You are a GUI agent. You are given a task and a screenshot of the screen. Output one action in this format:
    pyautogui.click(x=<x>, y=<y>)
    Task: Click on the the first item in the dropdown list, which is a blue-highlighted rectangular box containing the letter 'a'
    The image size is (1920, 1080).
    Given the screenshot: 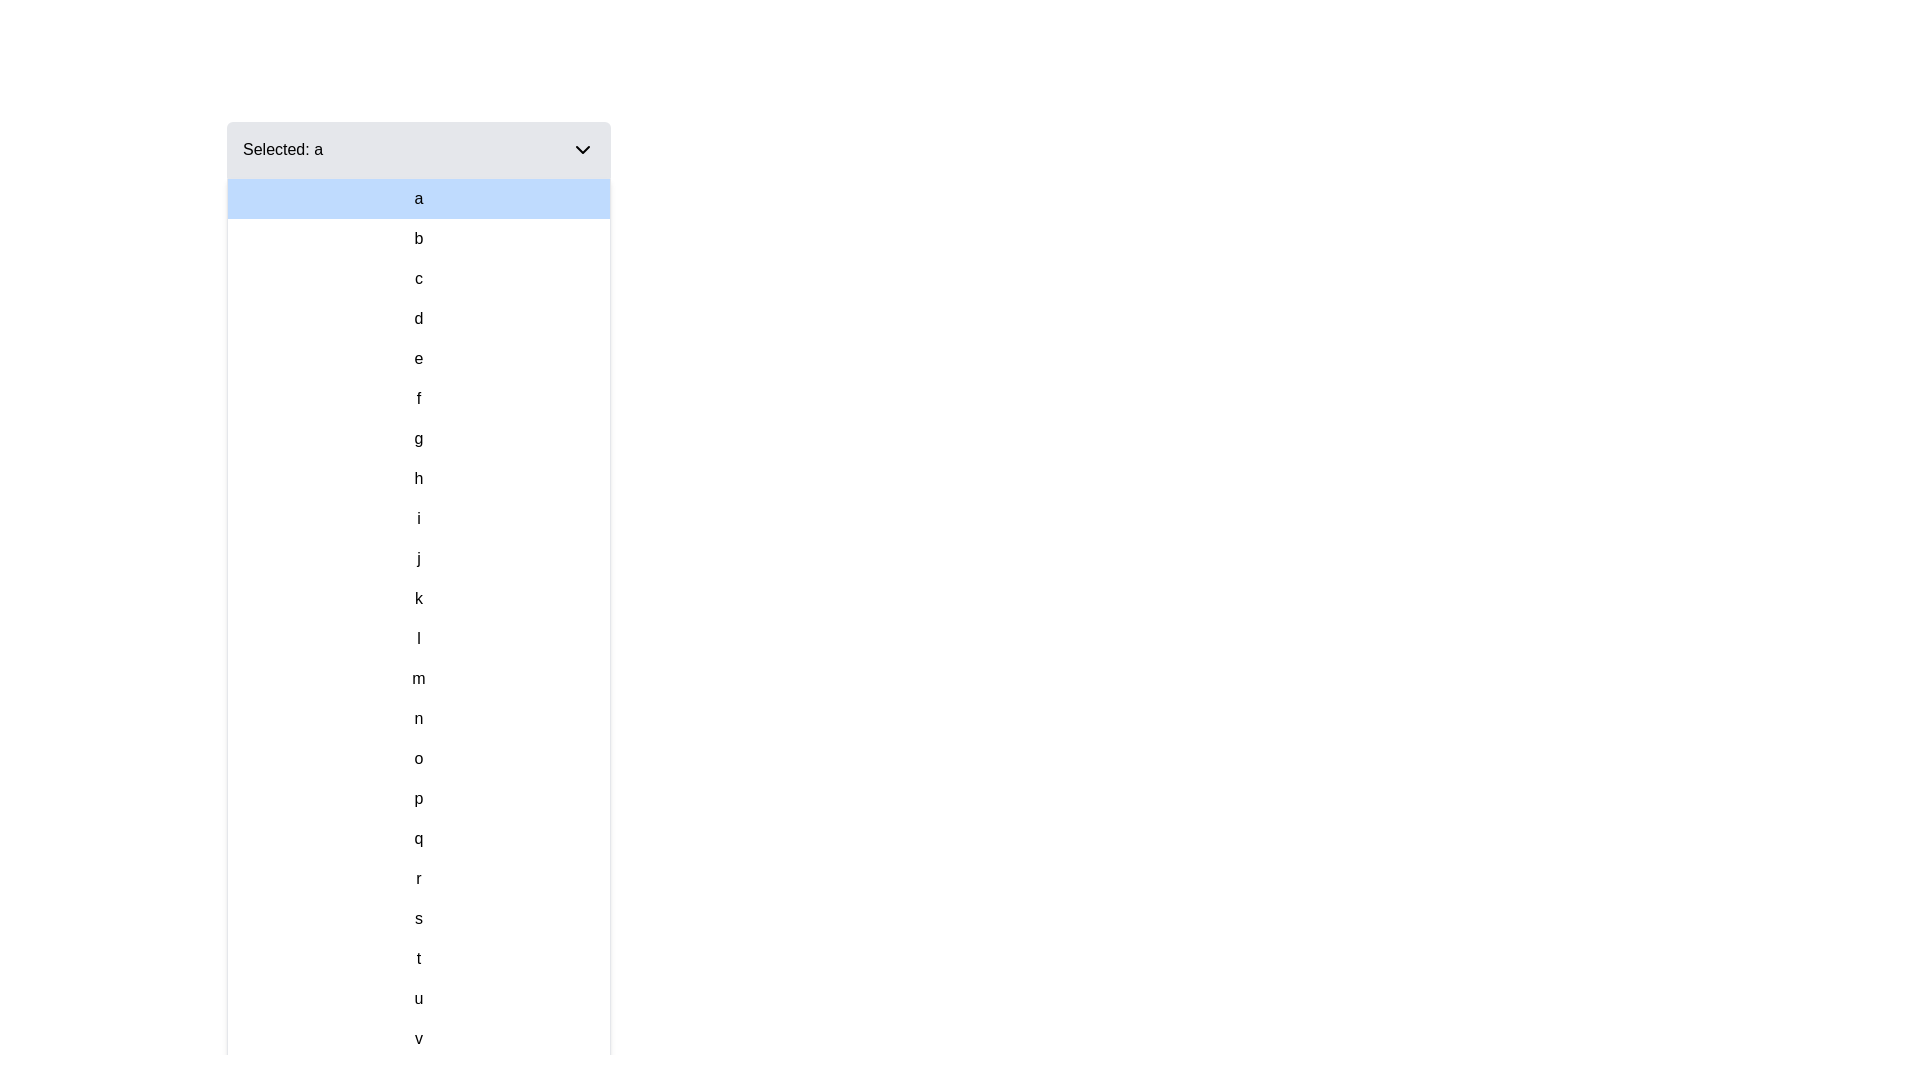 What is the action you would take?
    pyautogui.click(x=417, y=199)
    